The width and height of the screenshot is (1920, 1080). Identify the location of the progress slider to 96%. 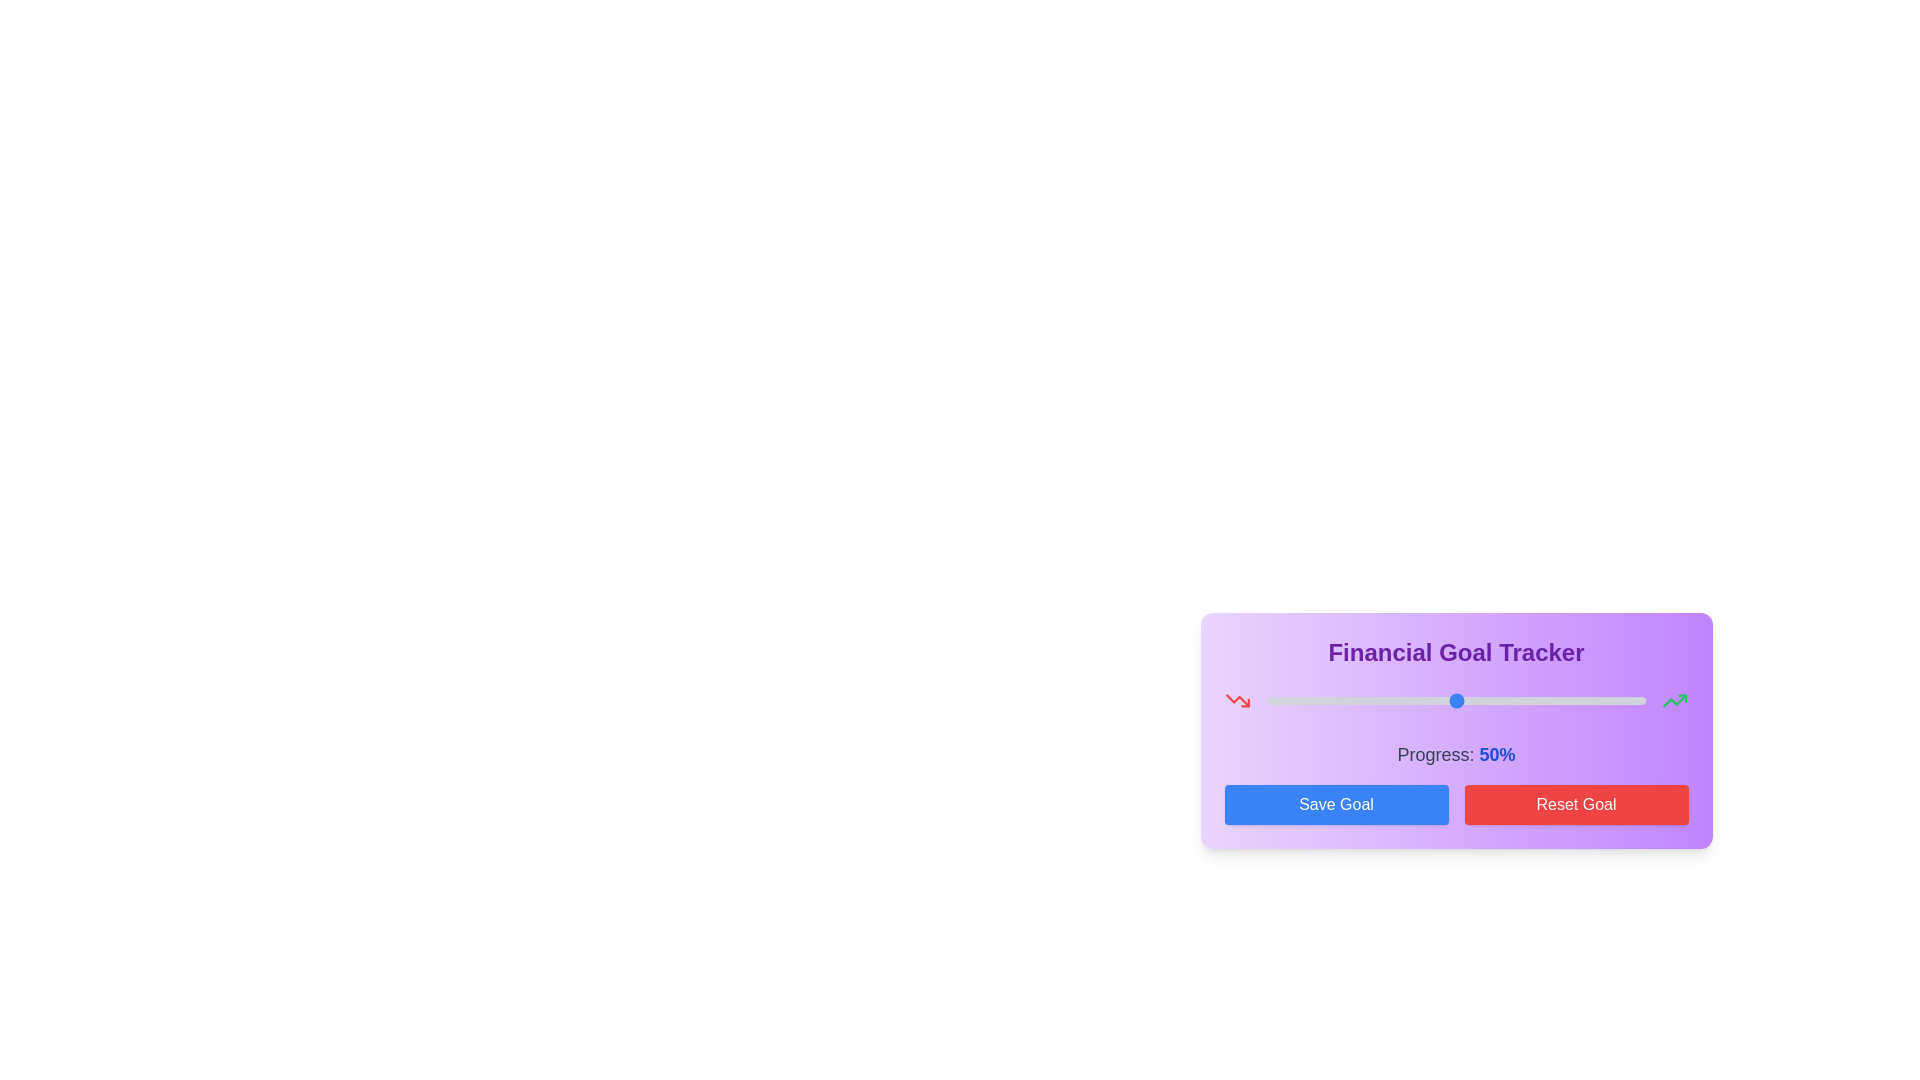
(1631, 700).